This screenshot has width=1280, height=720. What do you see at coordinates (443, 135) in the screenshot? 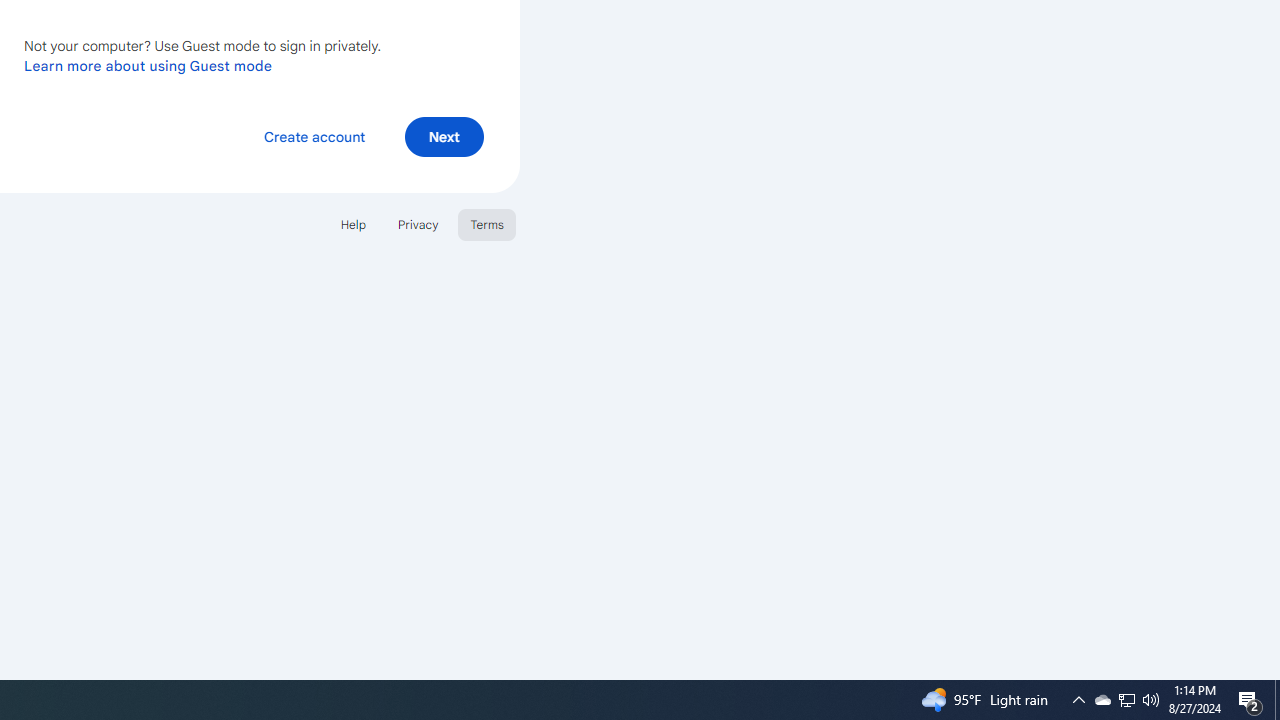
I see `'Next'` at bounding box center [443, 135].